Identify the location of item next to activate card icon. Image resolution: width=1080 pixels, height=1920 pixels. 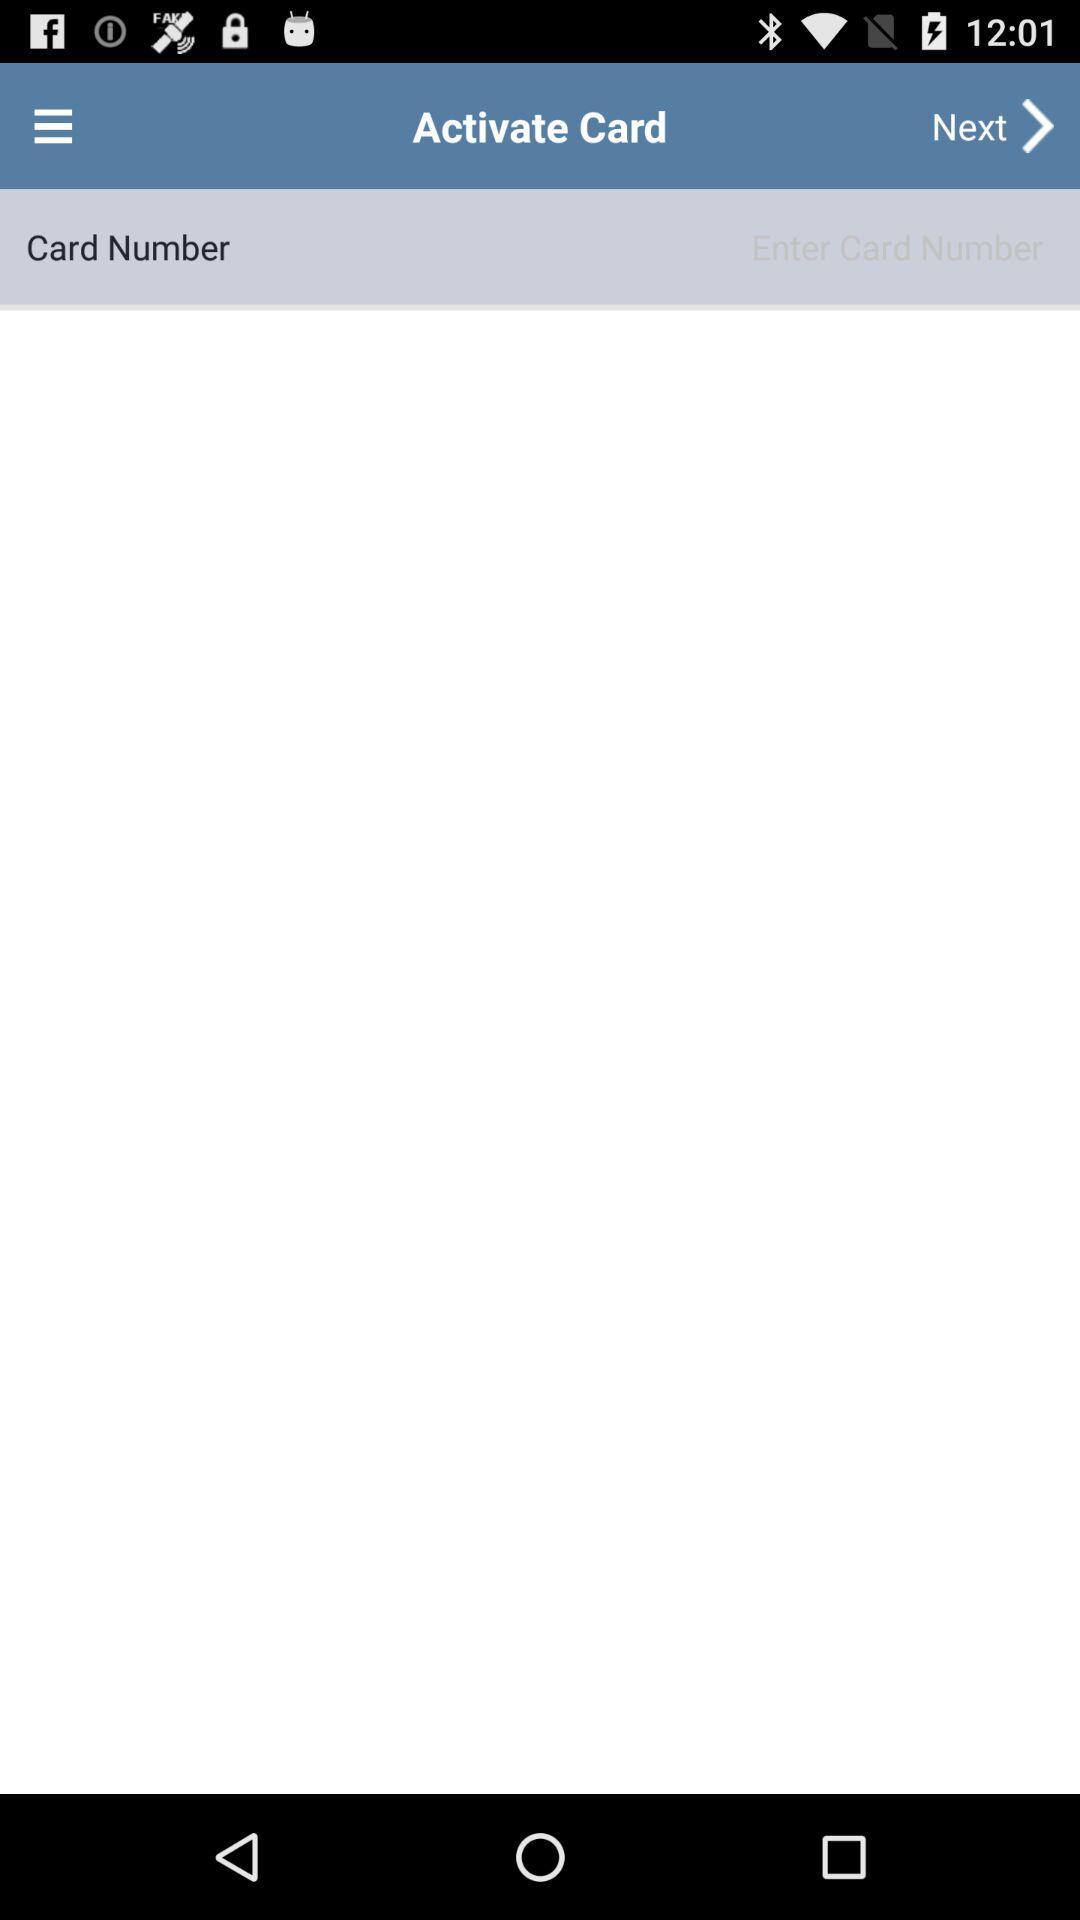
(52, 124).